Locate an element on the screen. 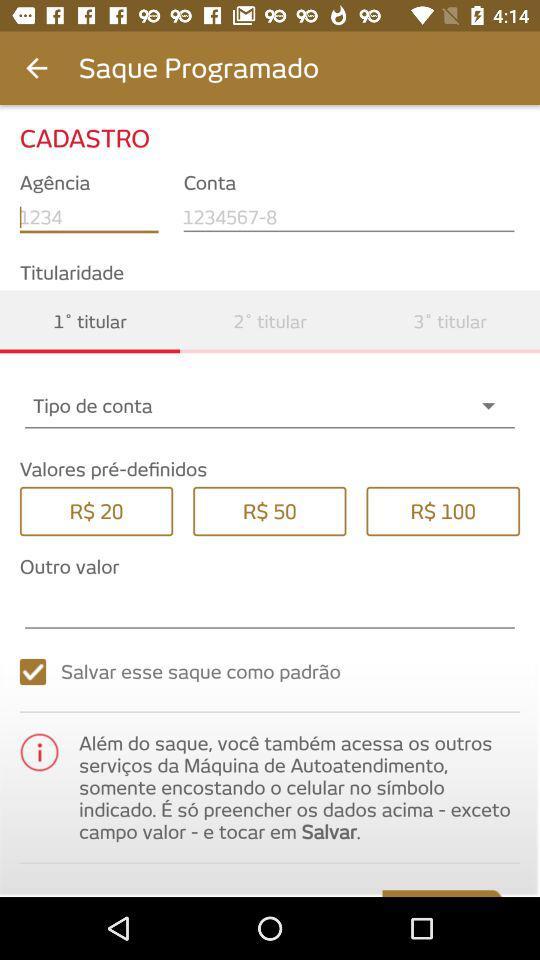  the text field under conta is located at coordinates (351, 218).